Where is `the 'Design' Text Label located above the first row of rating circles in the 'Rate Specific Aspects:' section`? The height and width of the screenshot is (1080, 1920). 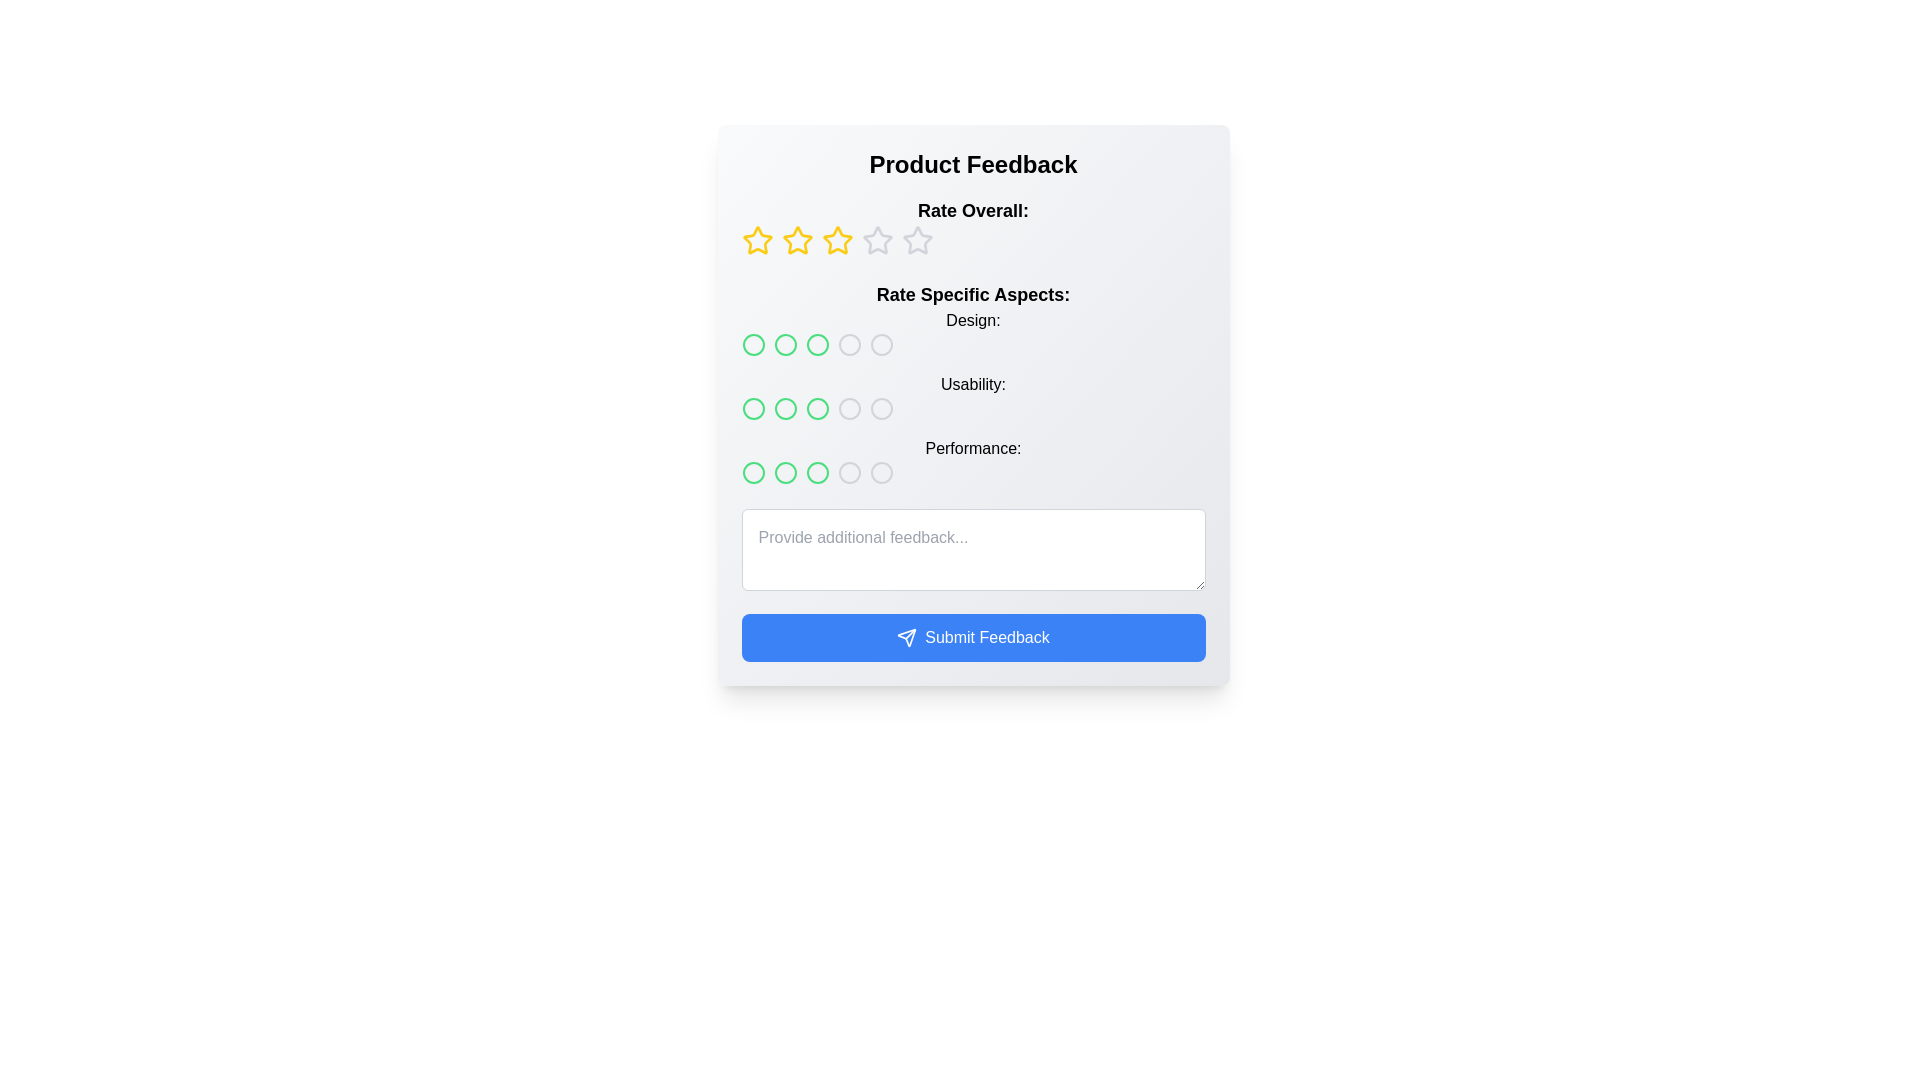
the 'Design' Text Label located above the first row of rating circles in the 'Rate Specific Aspects:' section is located at coordinates (973, 331).